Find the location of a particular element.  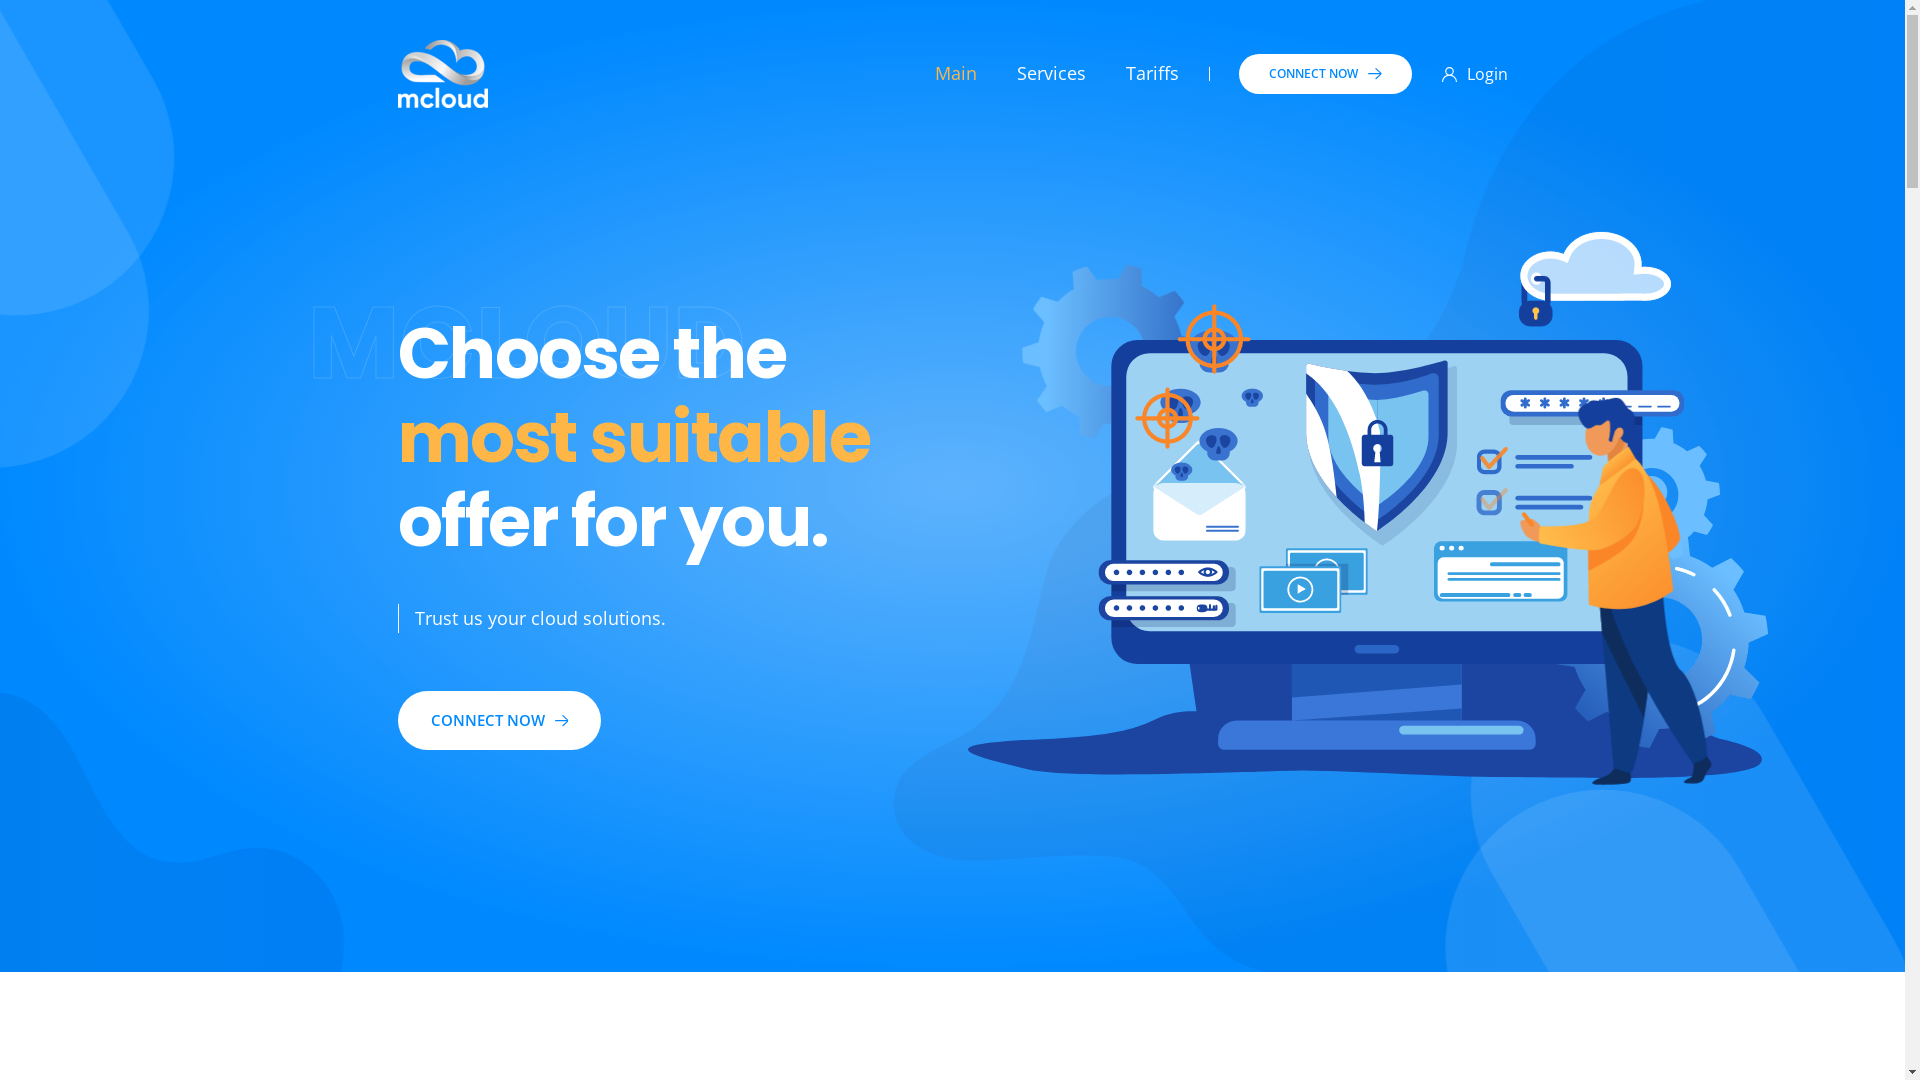

'Main' is located at coordinates (954, 72).